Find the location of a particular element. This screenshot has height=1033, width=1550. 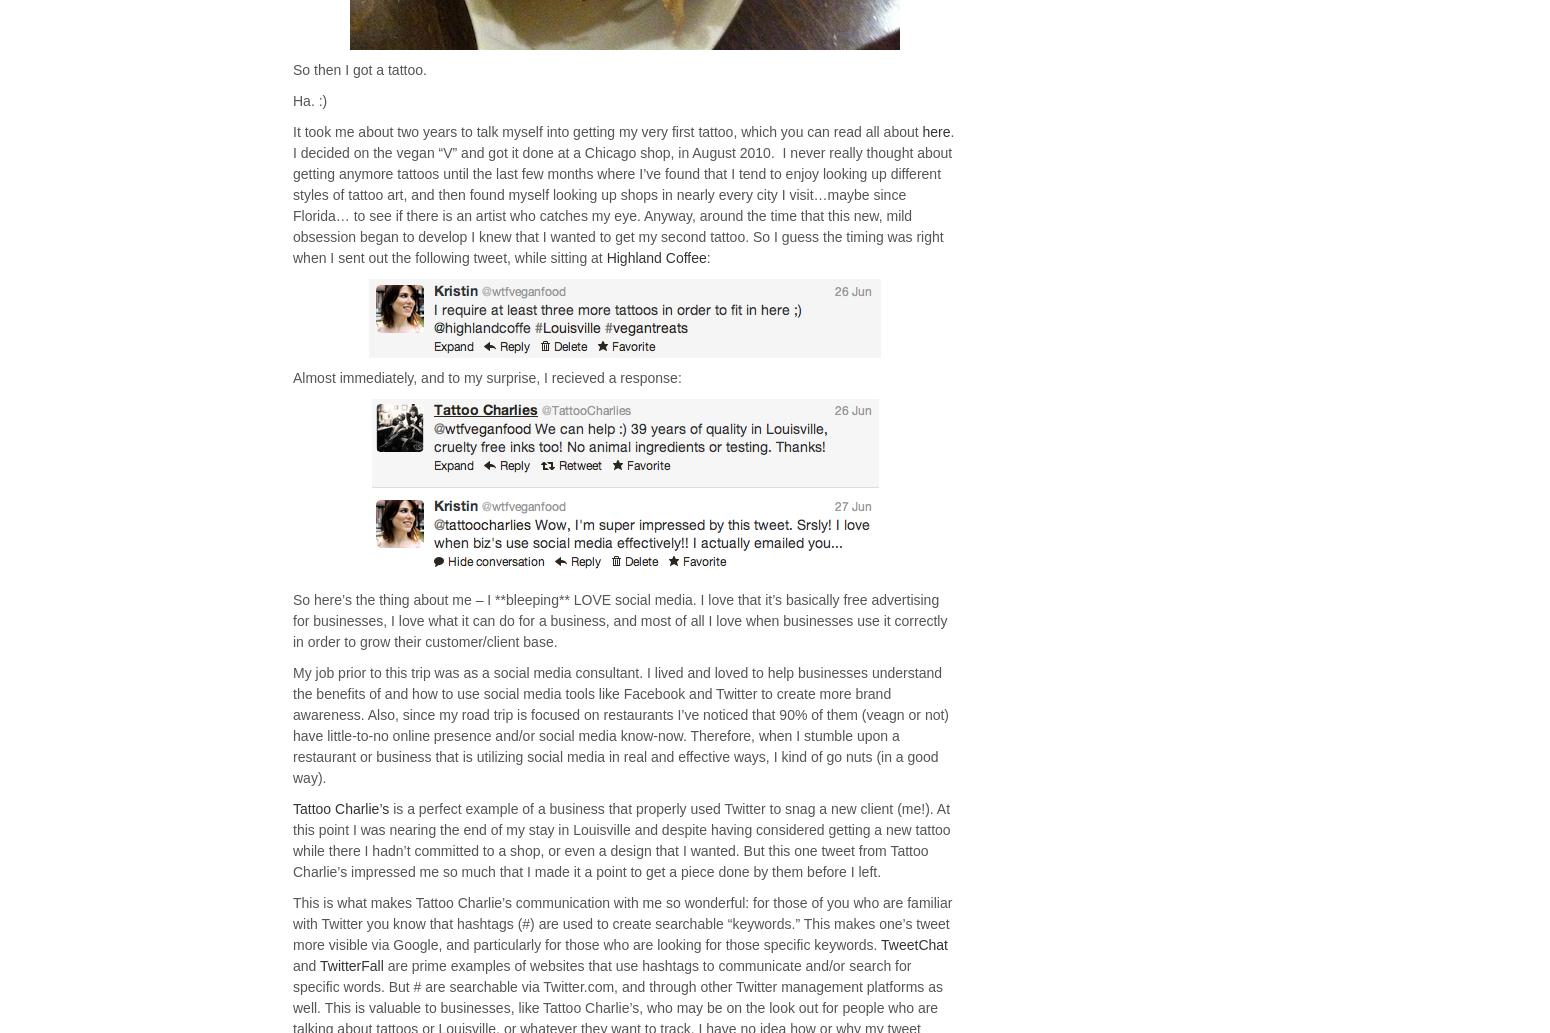

'and' is located at coordinates (306, 964).